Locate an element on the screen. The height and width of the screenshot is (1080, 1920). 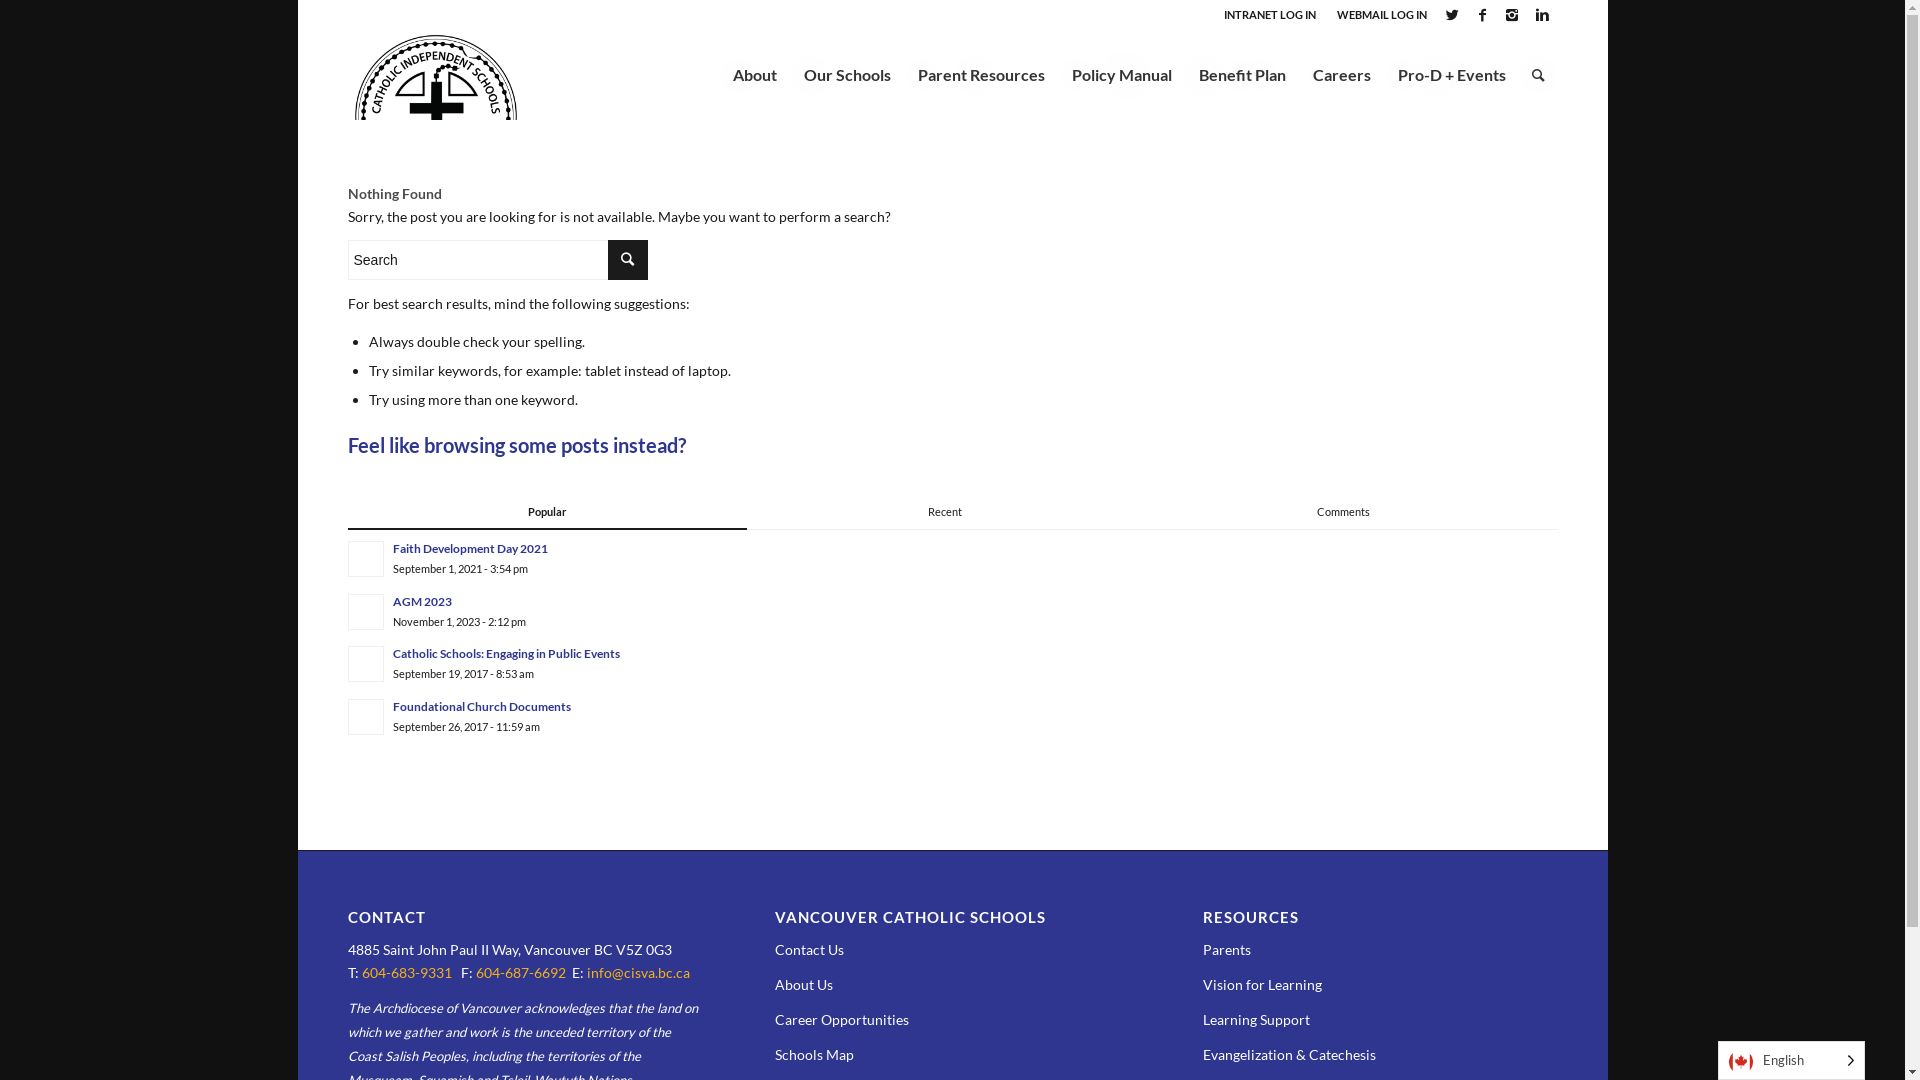
'Careers' is located at coordinates (1340, 73).